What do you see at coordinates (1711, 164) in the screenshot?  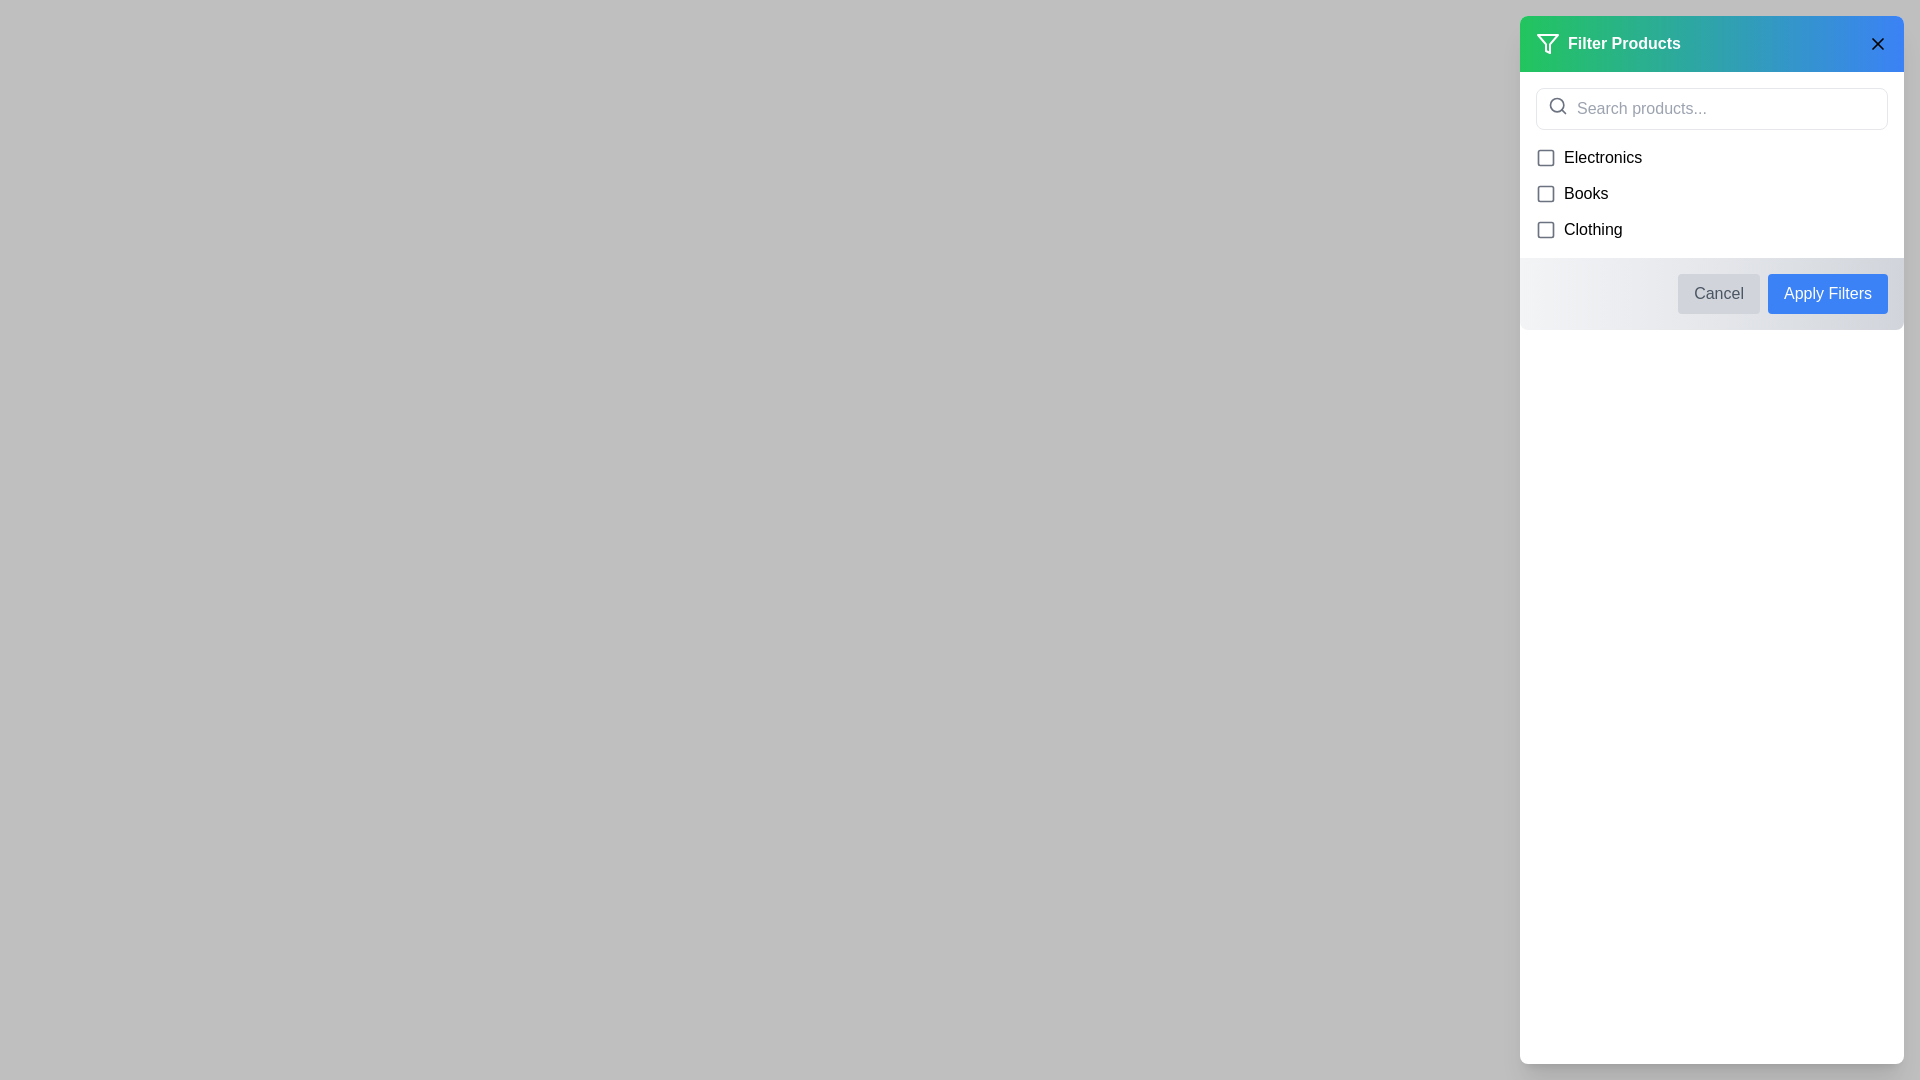 I see `the checkbox in the 'Filter Products' section` at bounding box center [1711, 164].